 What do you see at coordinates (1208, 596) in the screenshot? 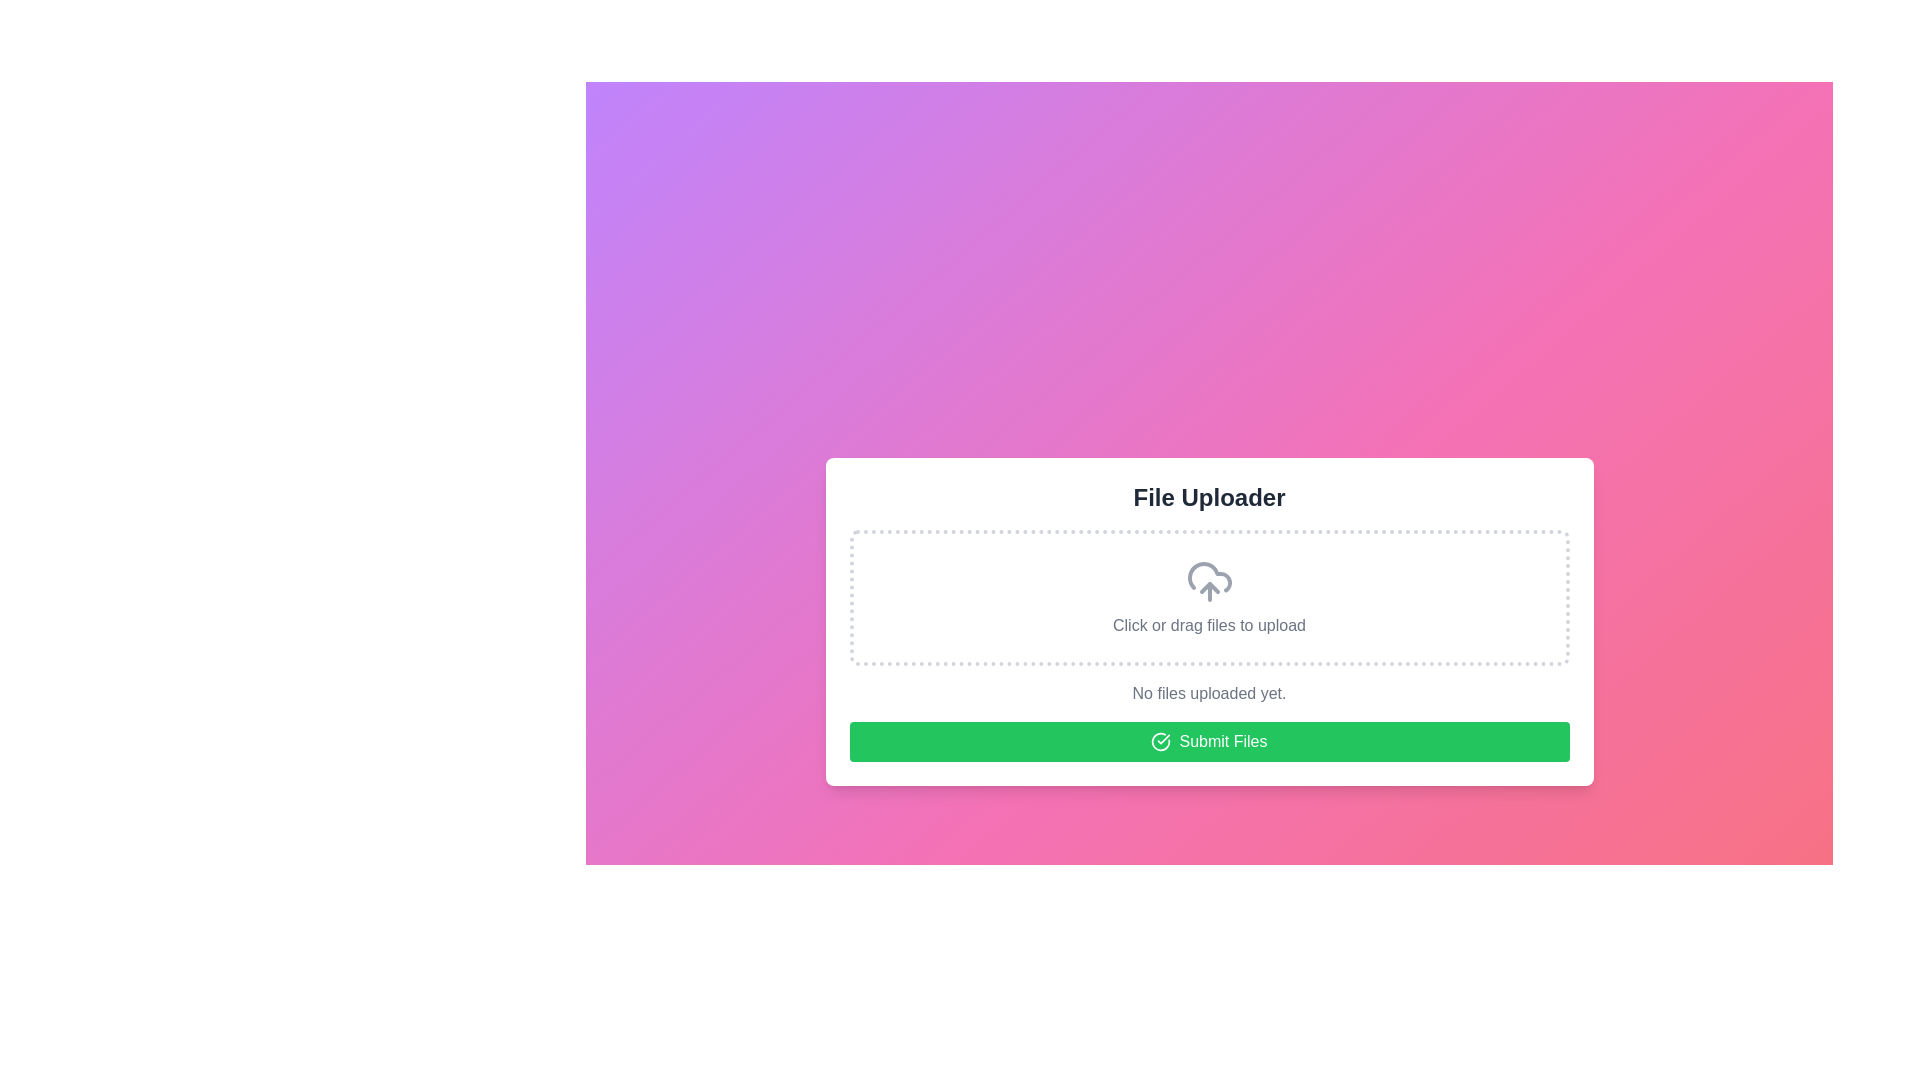
I see `and drop files over the interactive File upload area located below the 'File Uploader' title and above the 'No files uploaded yet.' text` at bounding box center [1208, 596].